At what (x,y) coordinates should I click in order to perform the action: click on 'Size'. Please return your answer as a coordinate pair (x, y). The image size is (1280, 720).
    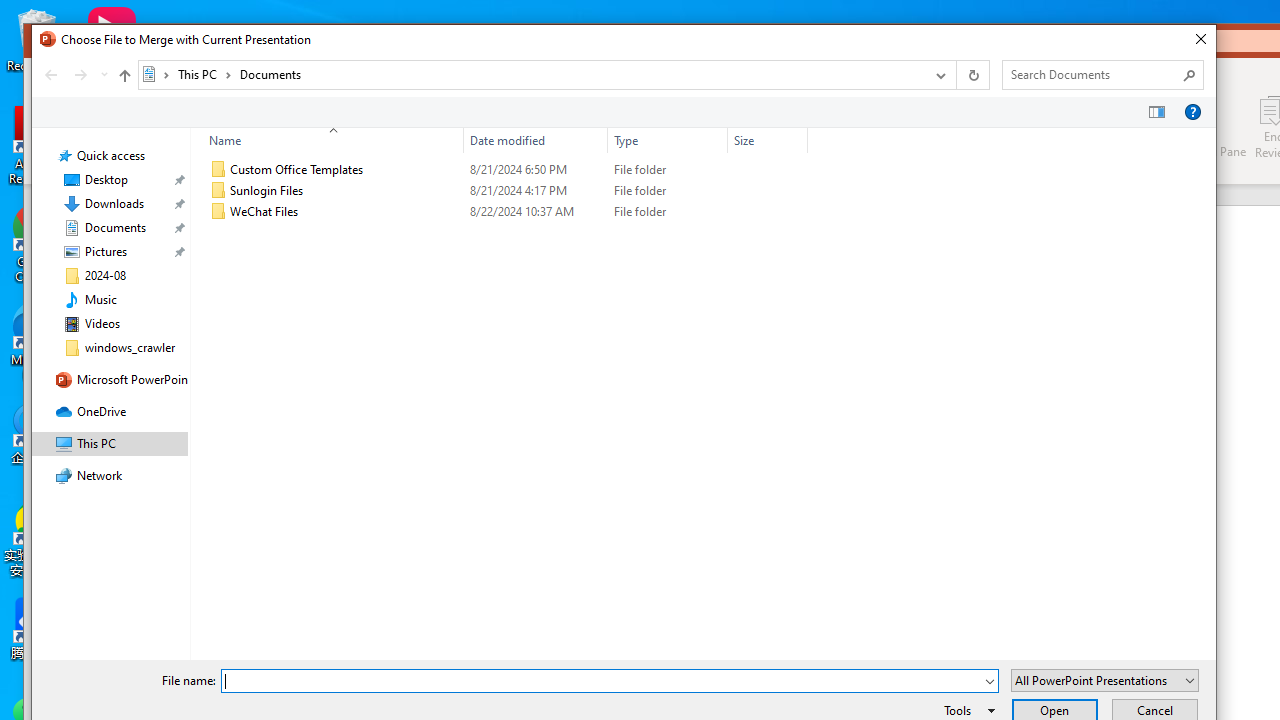
    Looking at the image, I should click on (767, 139).